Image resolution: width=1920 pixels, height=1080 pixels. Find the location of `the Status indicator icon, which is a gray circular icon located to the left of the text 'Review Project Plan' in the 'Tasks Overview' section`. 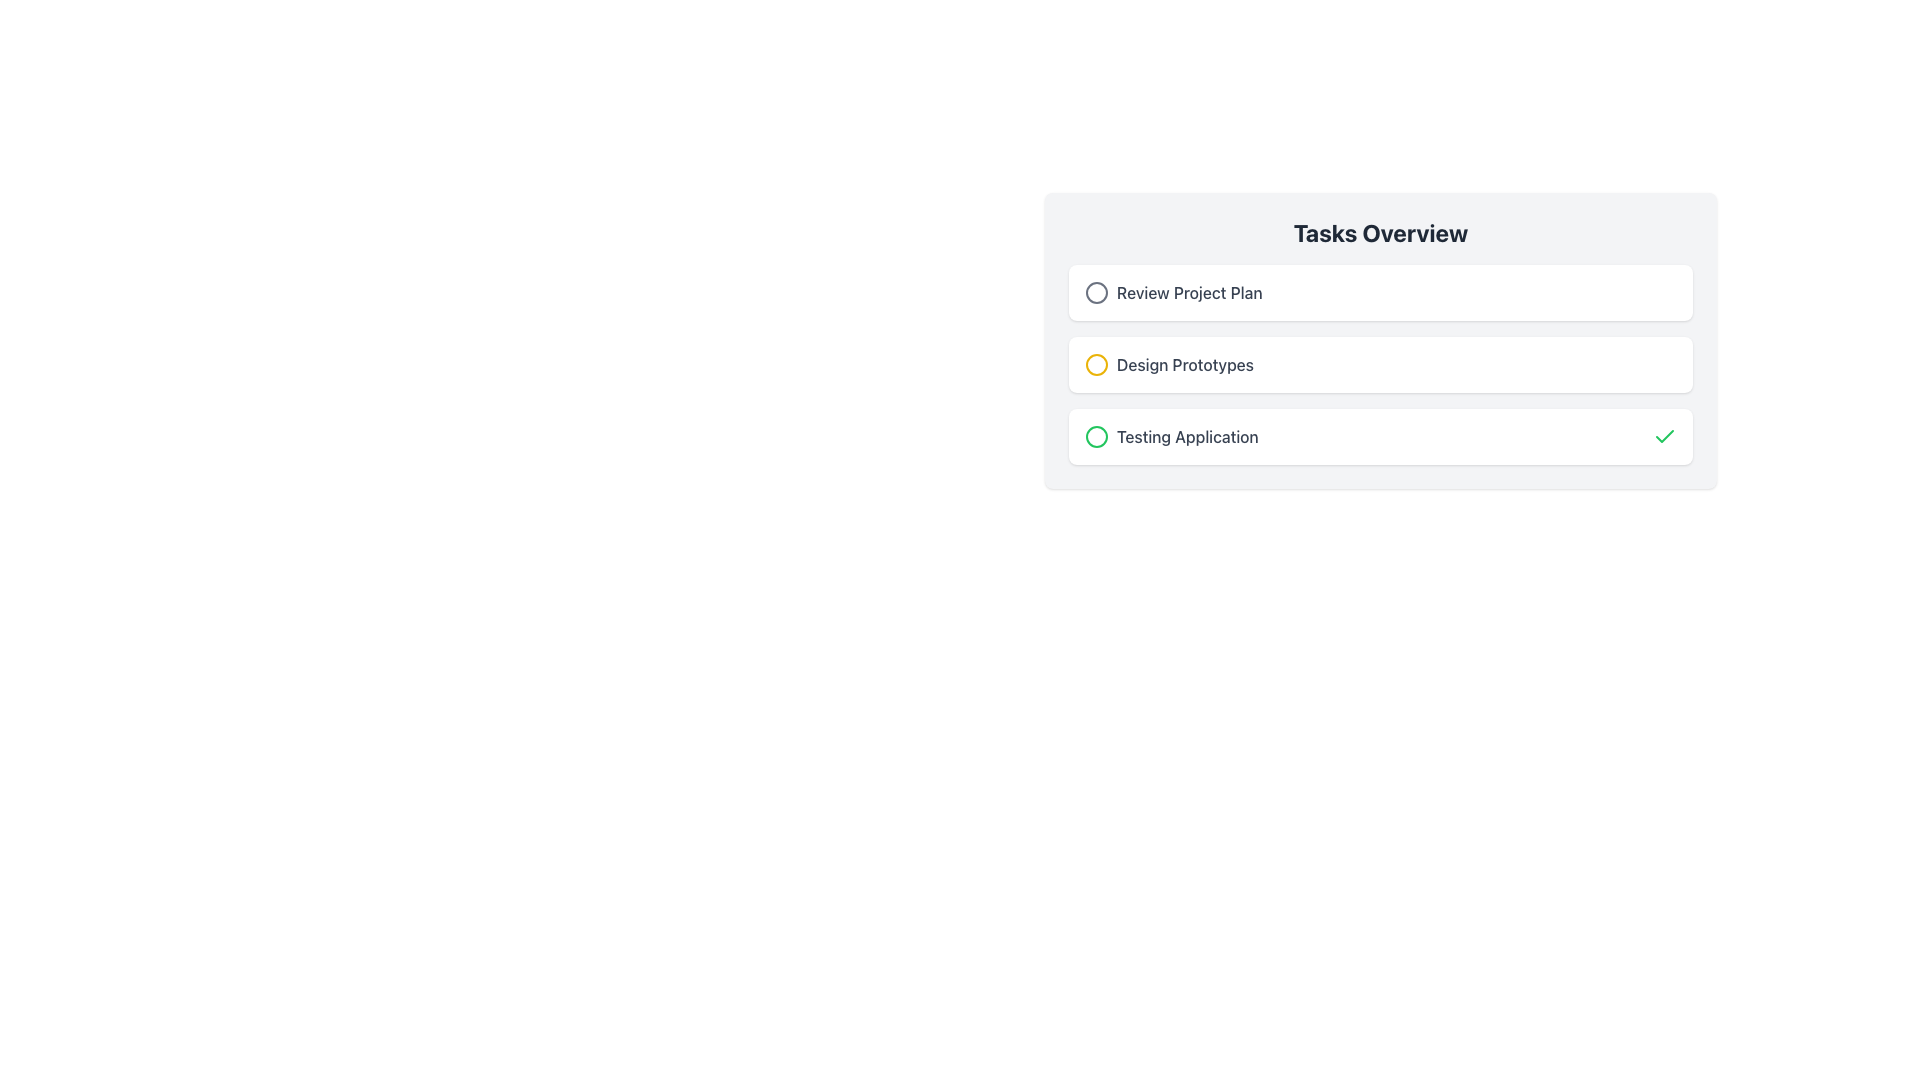

the Status indicator icon, which is a gray circular icon located to the left of the text 'Review Project Plan' in the 'Tasks Overview' section is located at coordinates (1096, 293).